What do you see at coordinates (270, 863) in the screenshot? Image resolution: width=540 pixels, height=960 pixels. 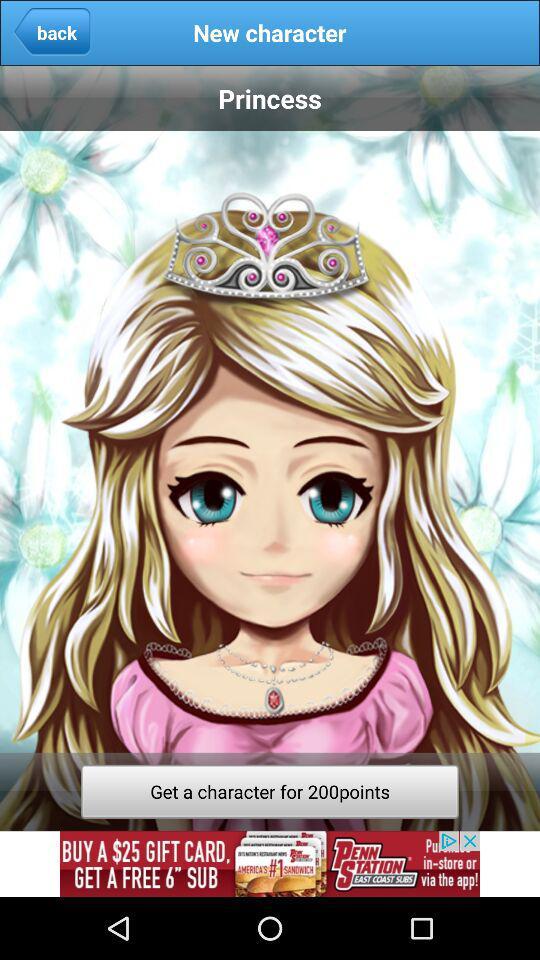 I see `the picture` at bounding box center [270, 863].